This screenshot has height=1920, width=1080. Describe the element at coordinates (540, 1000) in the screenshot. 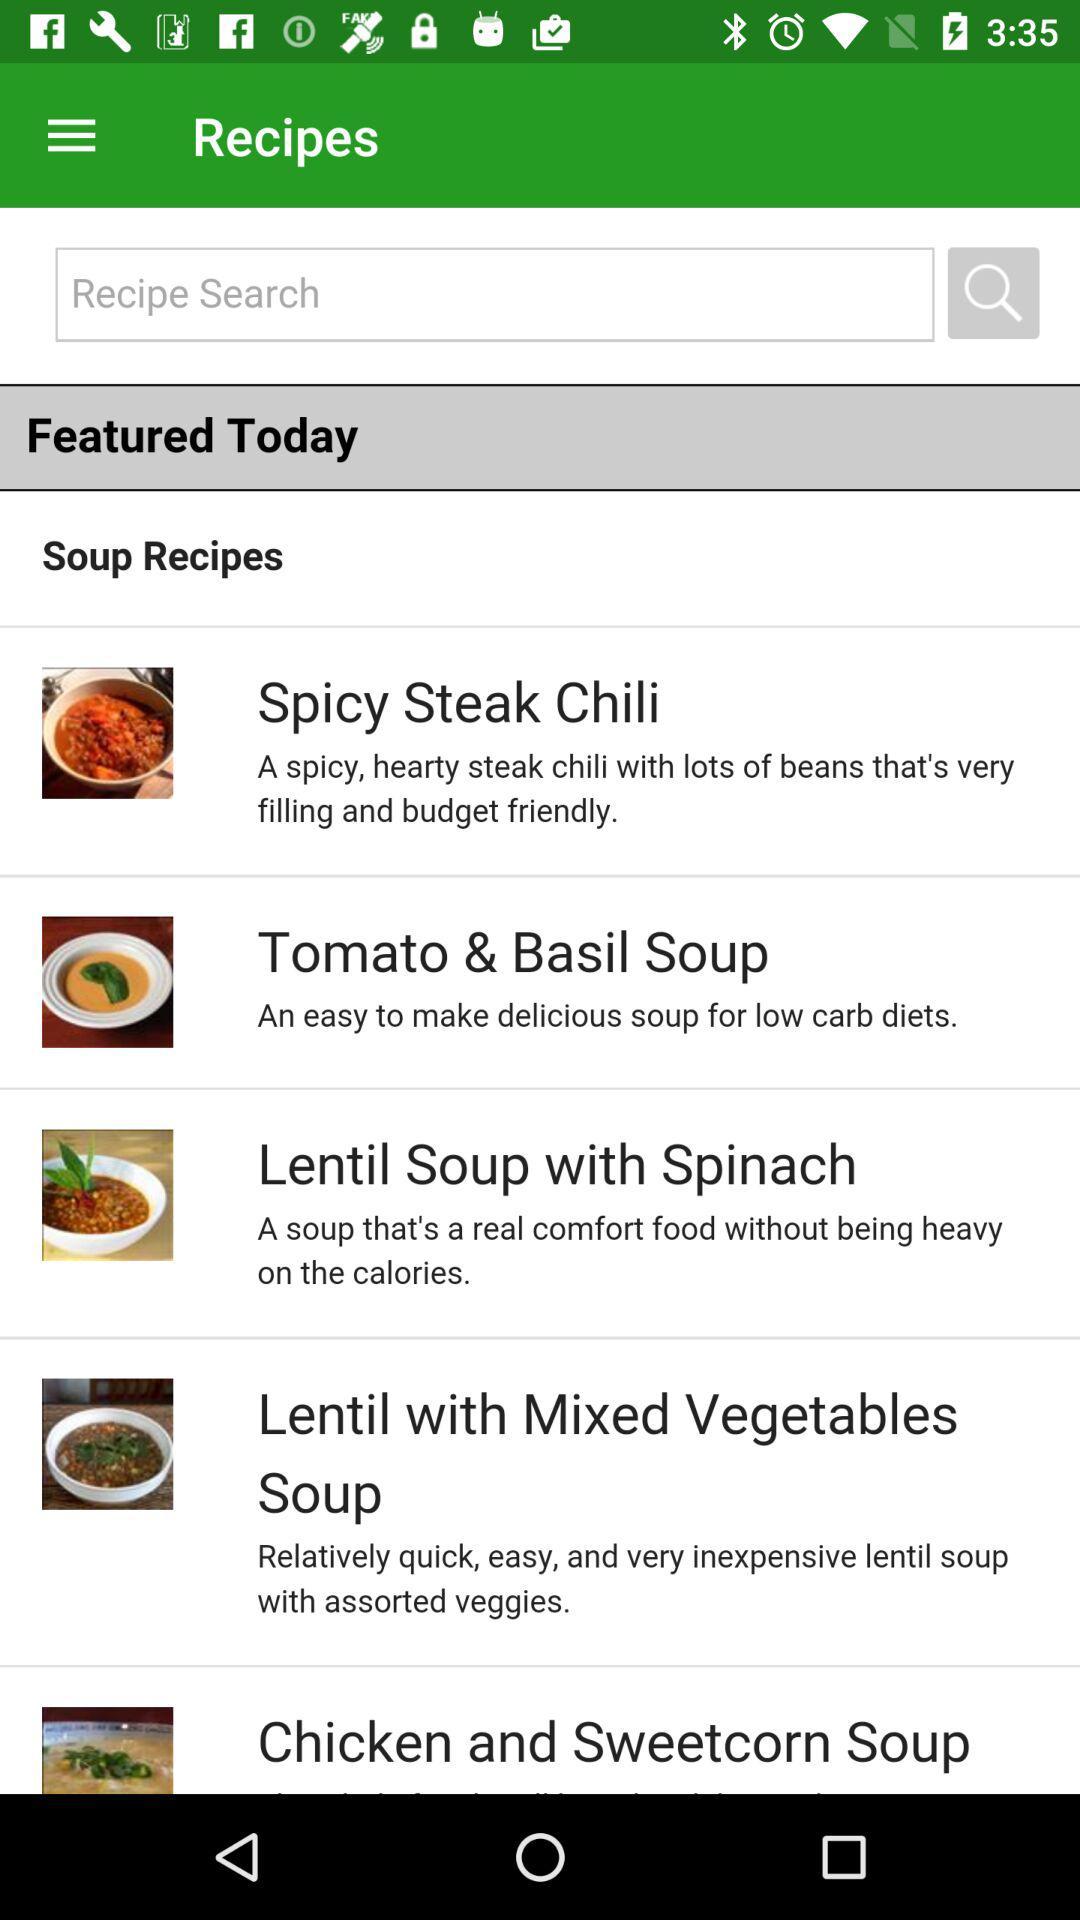

I see `choose the option` at that location.